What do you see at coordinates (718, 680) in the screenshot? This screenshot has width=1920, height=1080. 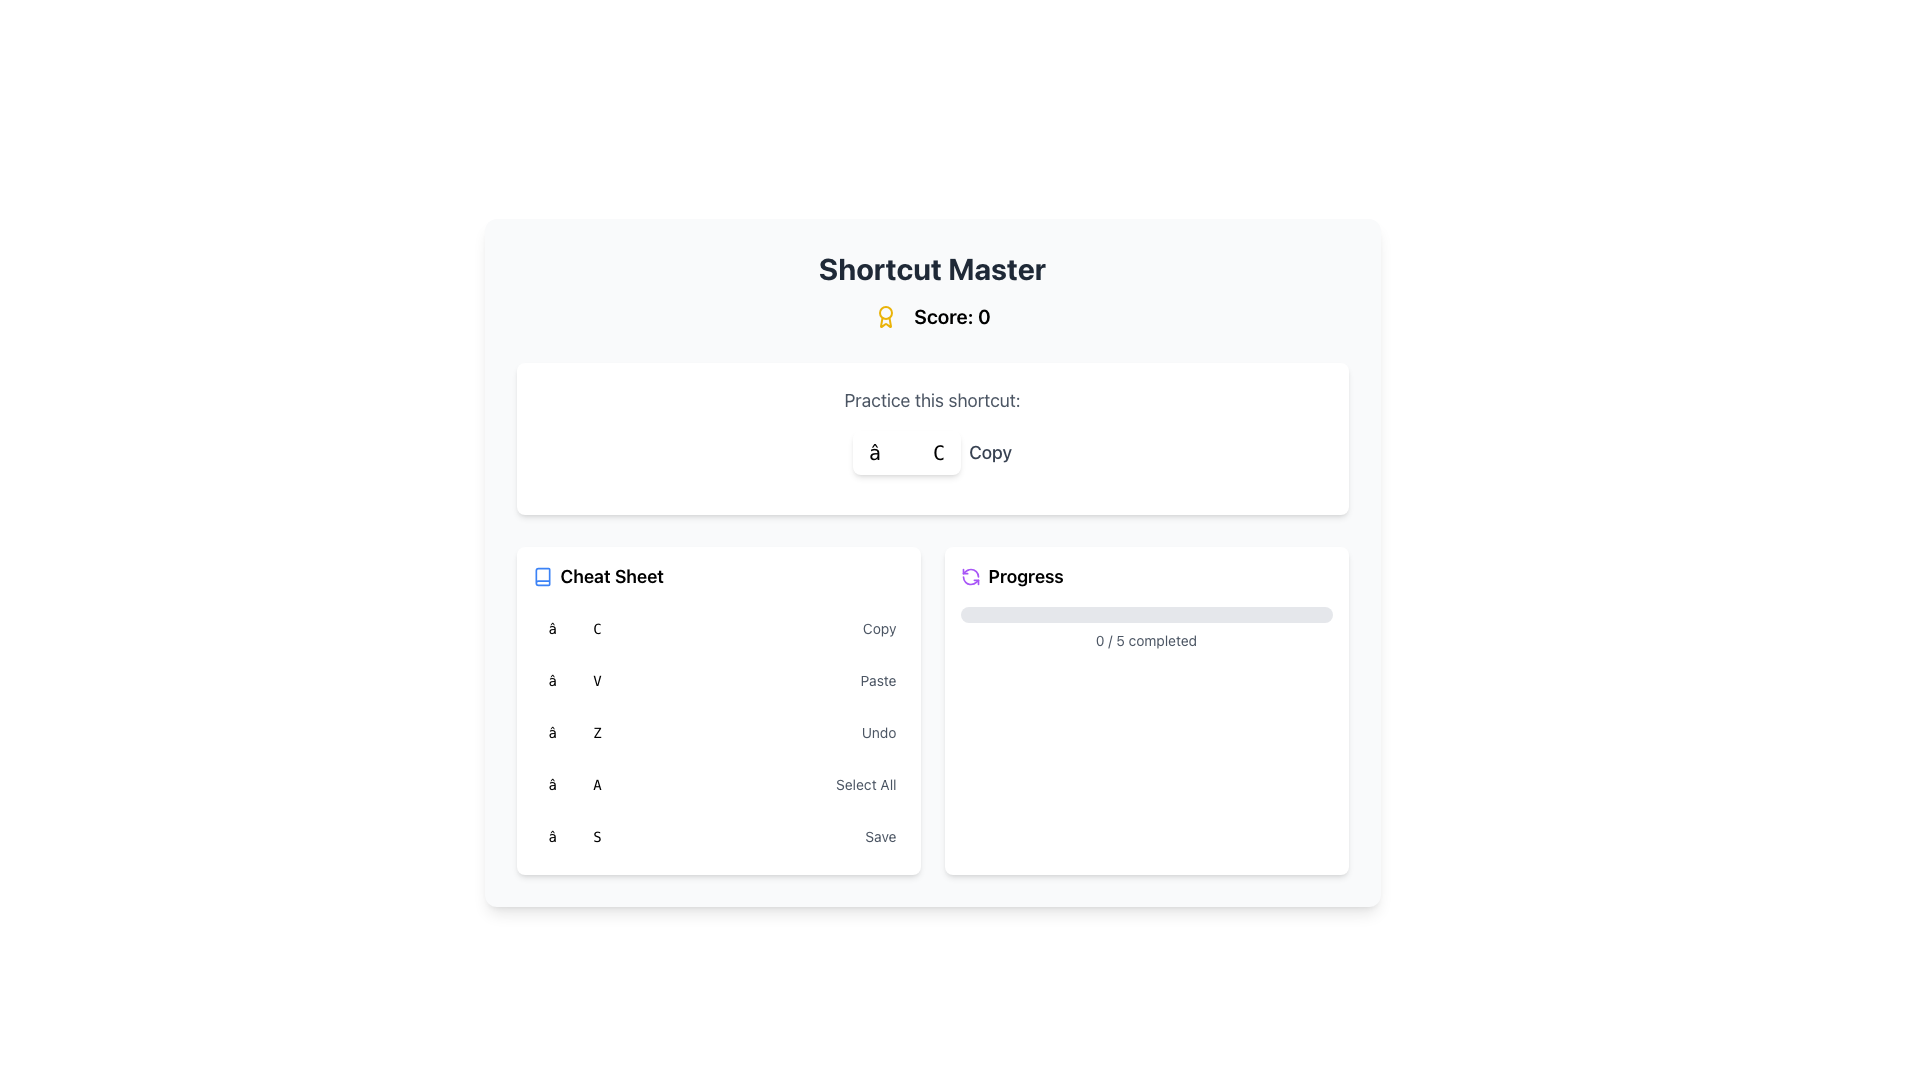 I see `the list item displaying the keyboard shortcut '⌘ V' for the Paste function, located in the Cheat Sheet section of the interface` at bounding box center [718, 680].